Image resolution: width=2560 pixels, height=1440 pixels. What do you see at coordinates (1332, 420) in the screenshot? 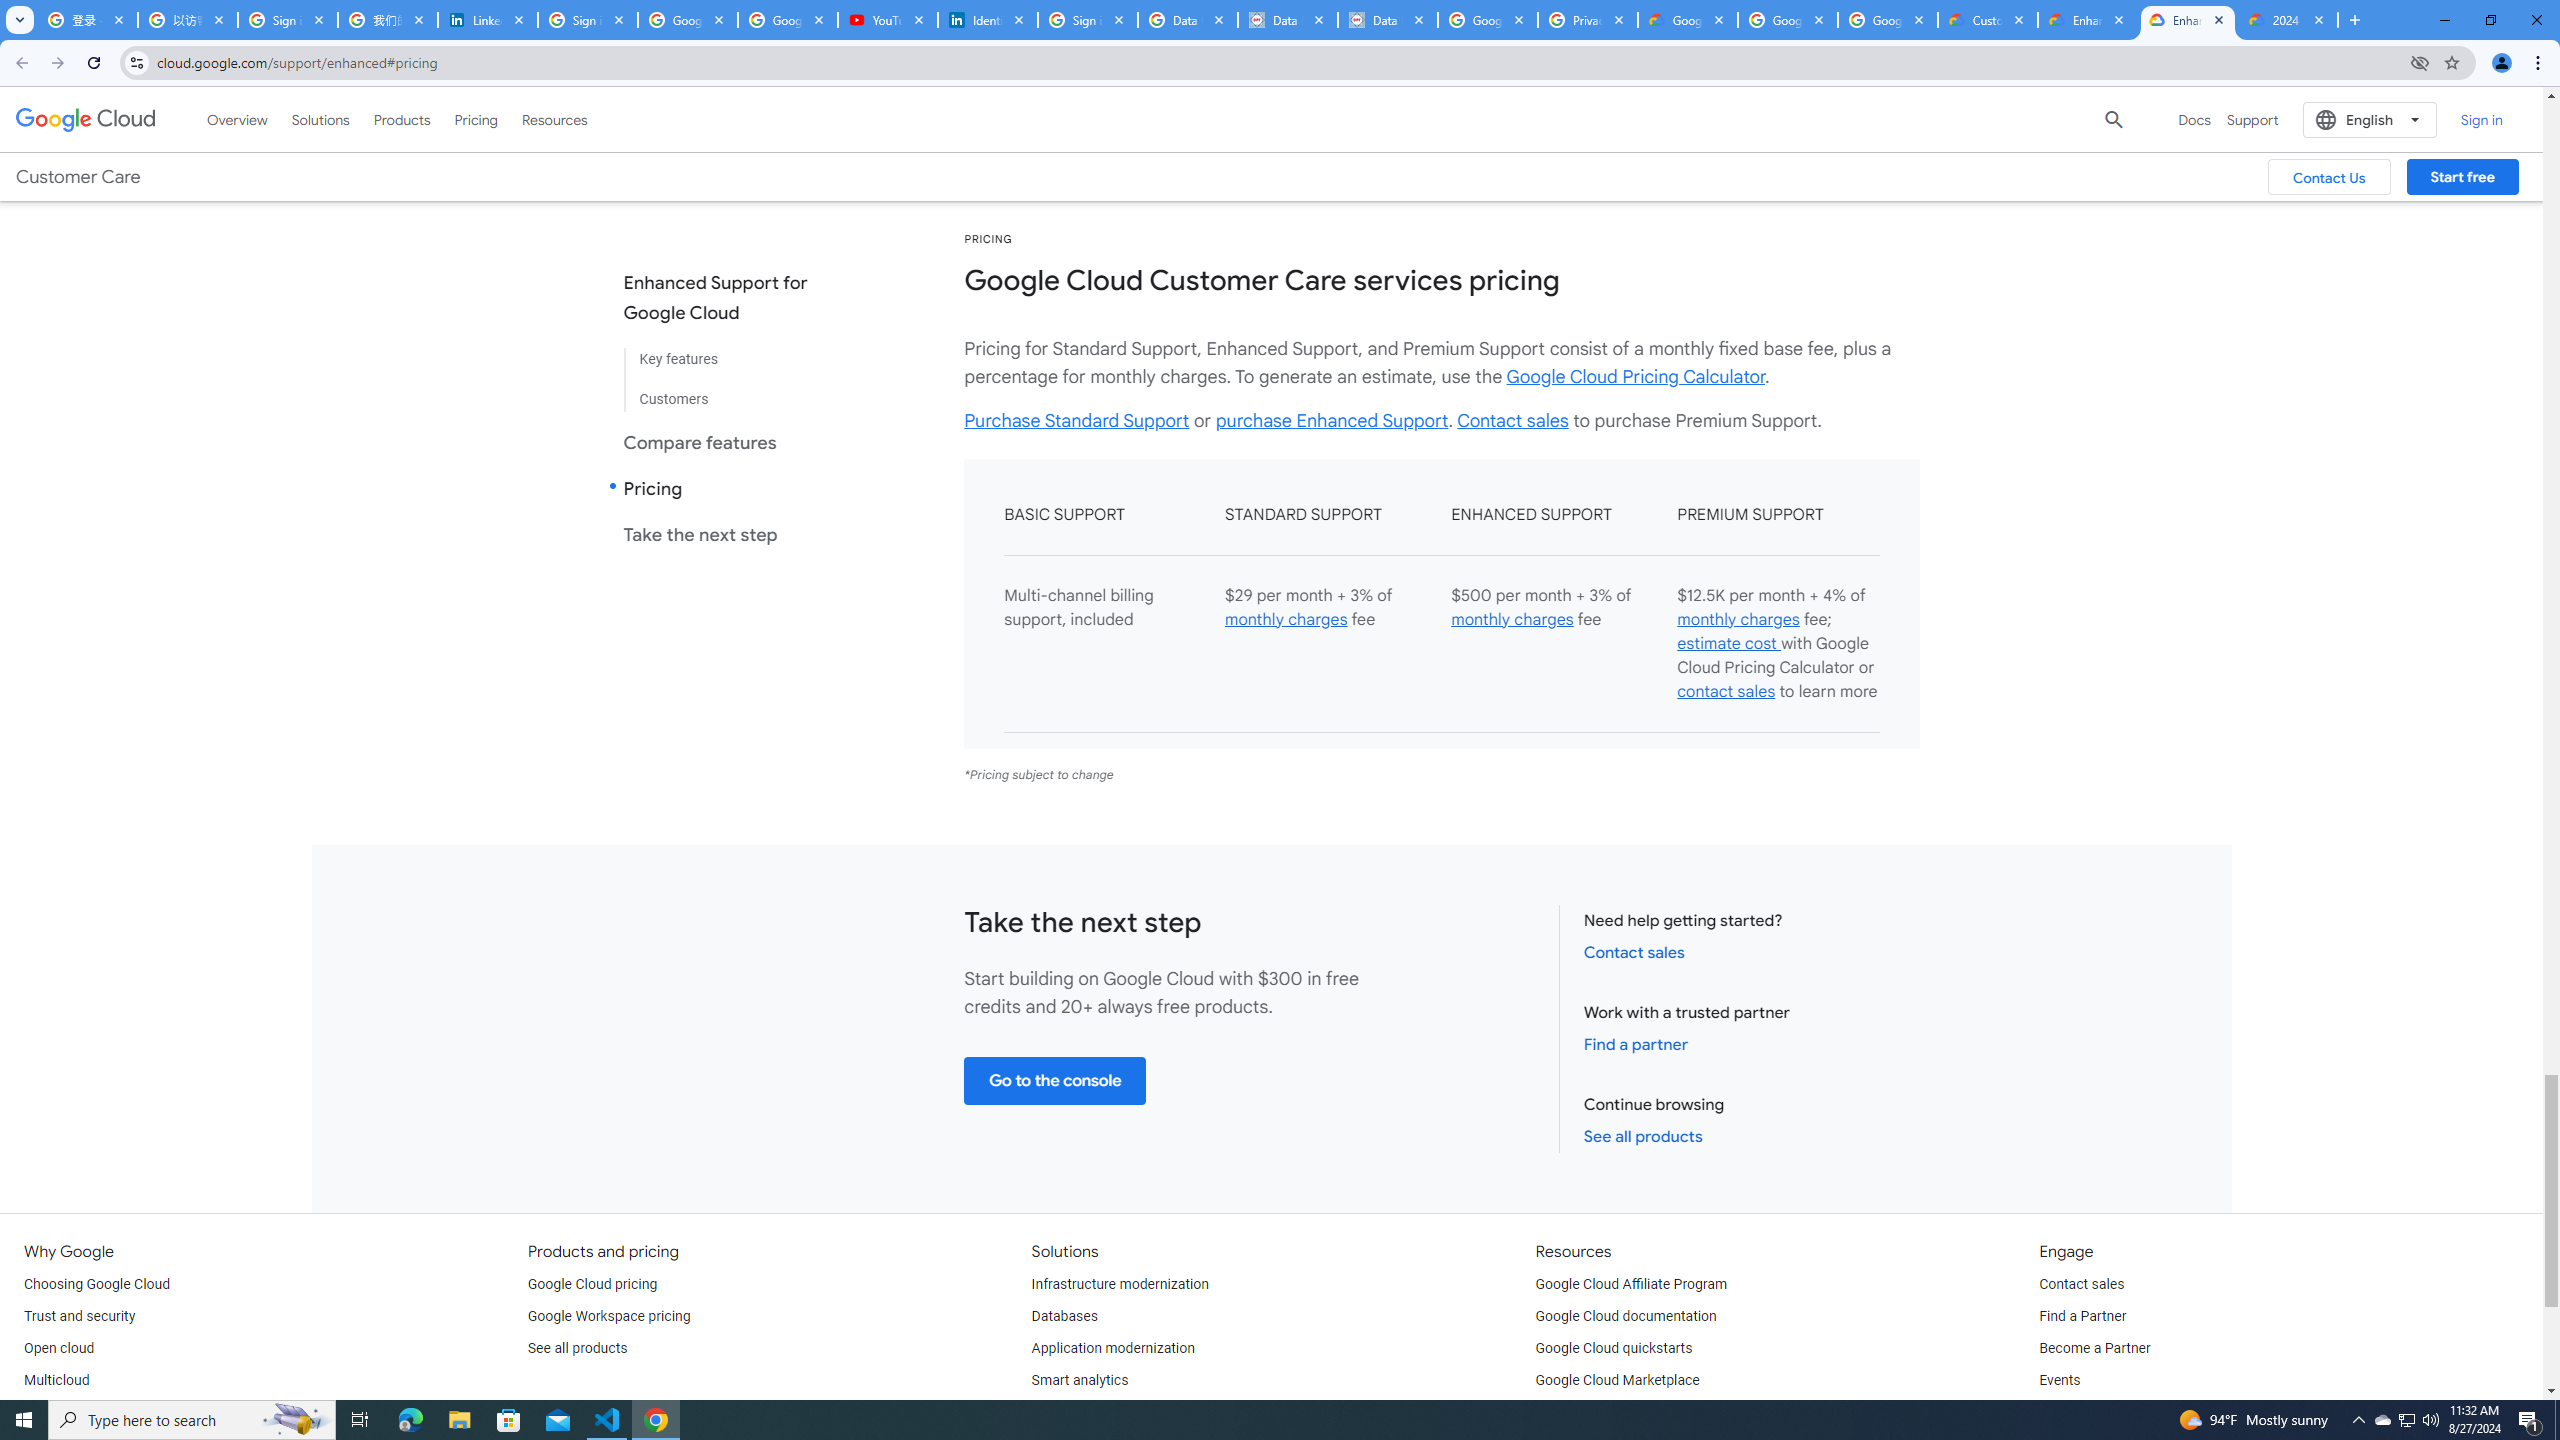
I see `'purchase Enhanced Support'` at bounding box center [1332, 420].